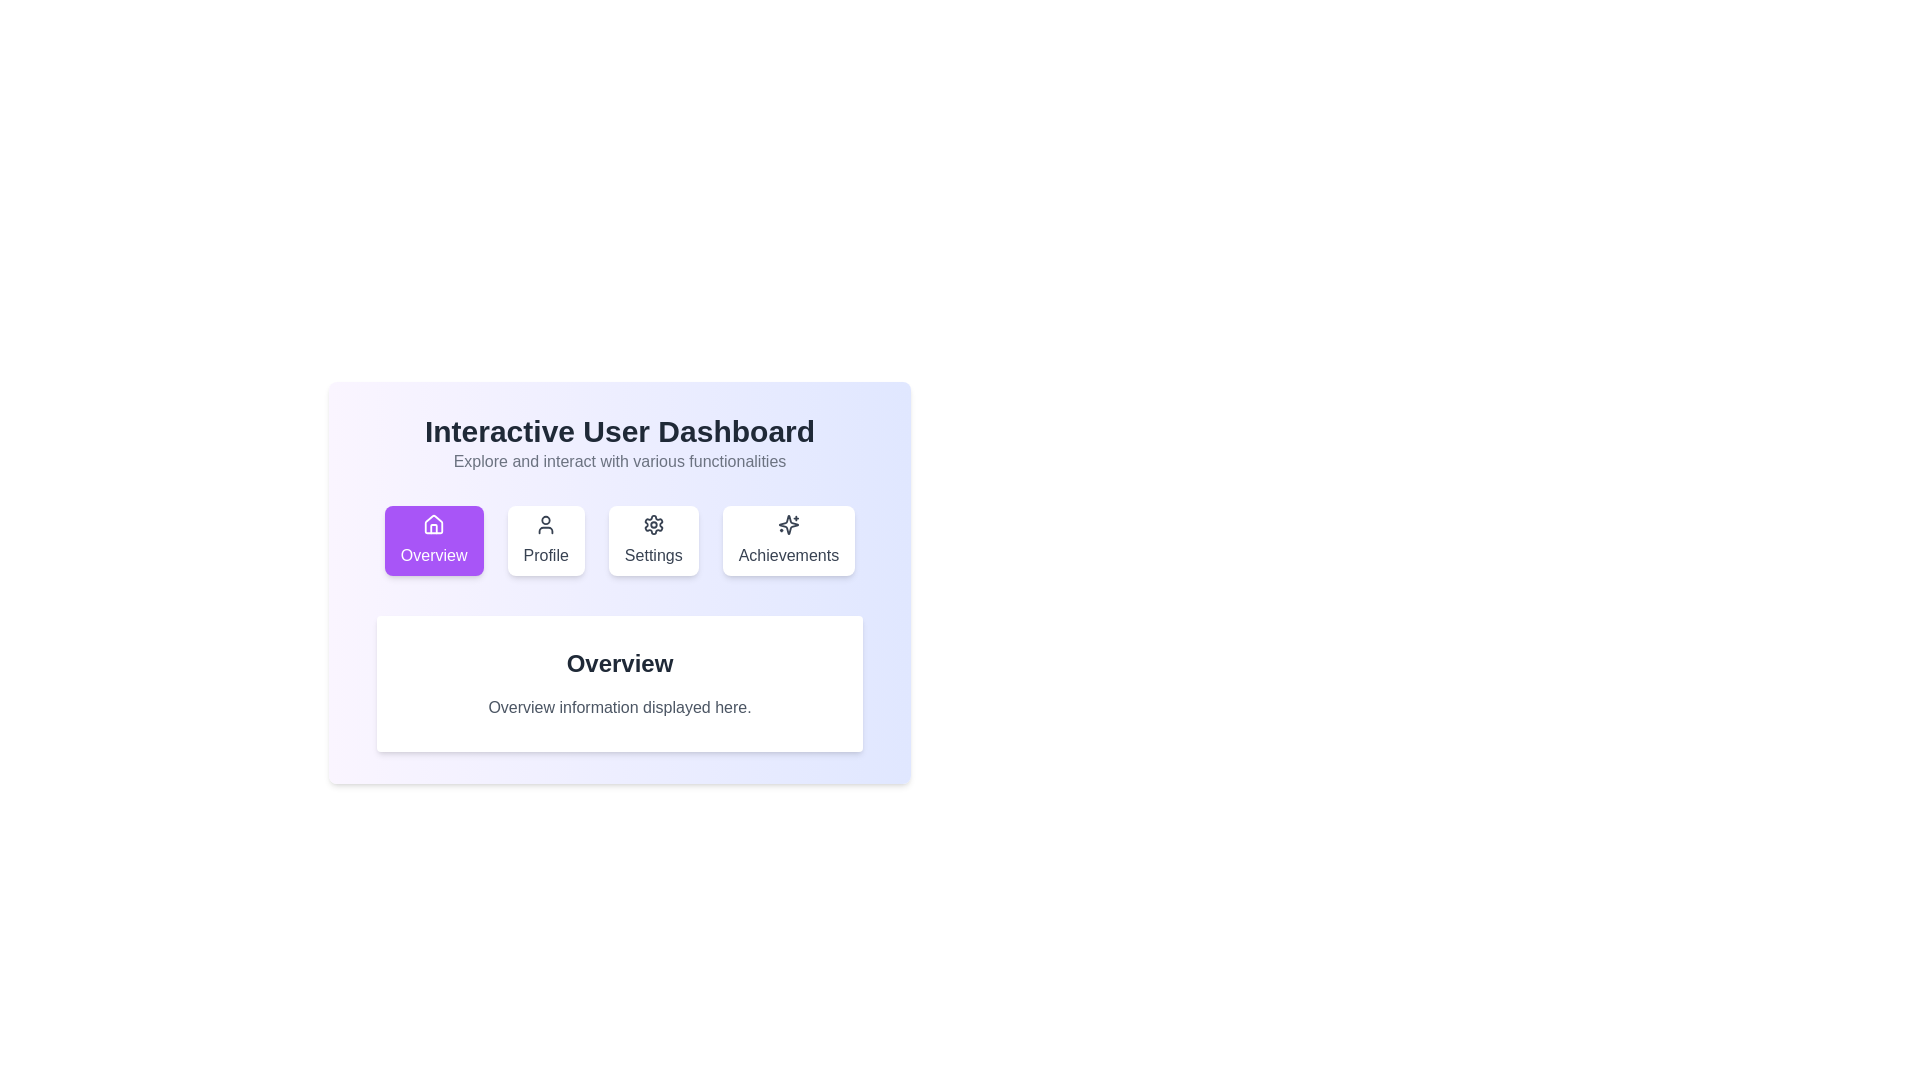  What do you see at coordinates (546, 523) in the screenshot?
I see `the user icon, which is a simple outline representation of a person located at the top center of the 'Profile' card, above the label 'Profile'` at bounding box center [546, 523].